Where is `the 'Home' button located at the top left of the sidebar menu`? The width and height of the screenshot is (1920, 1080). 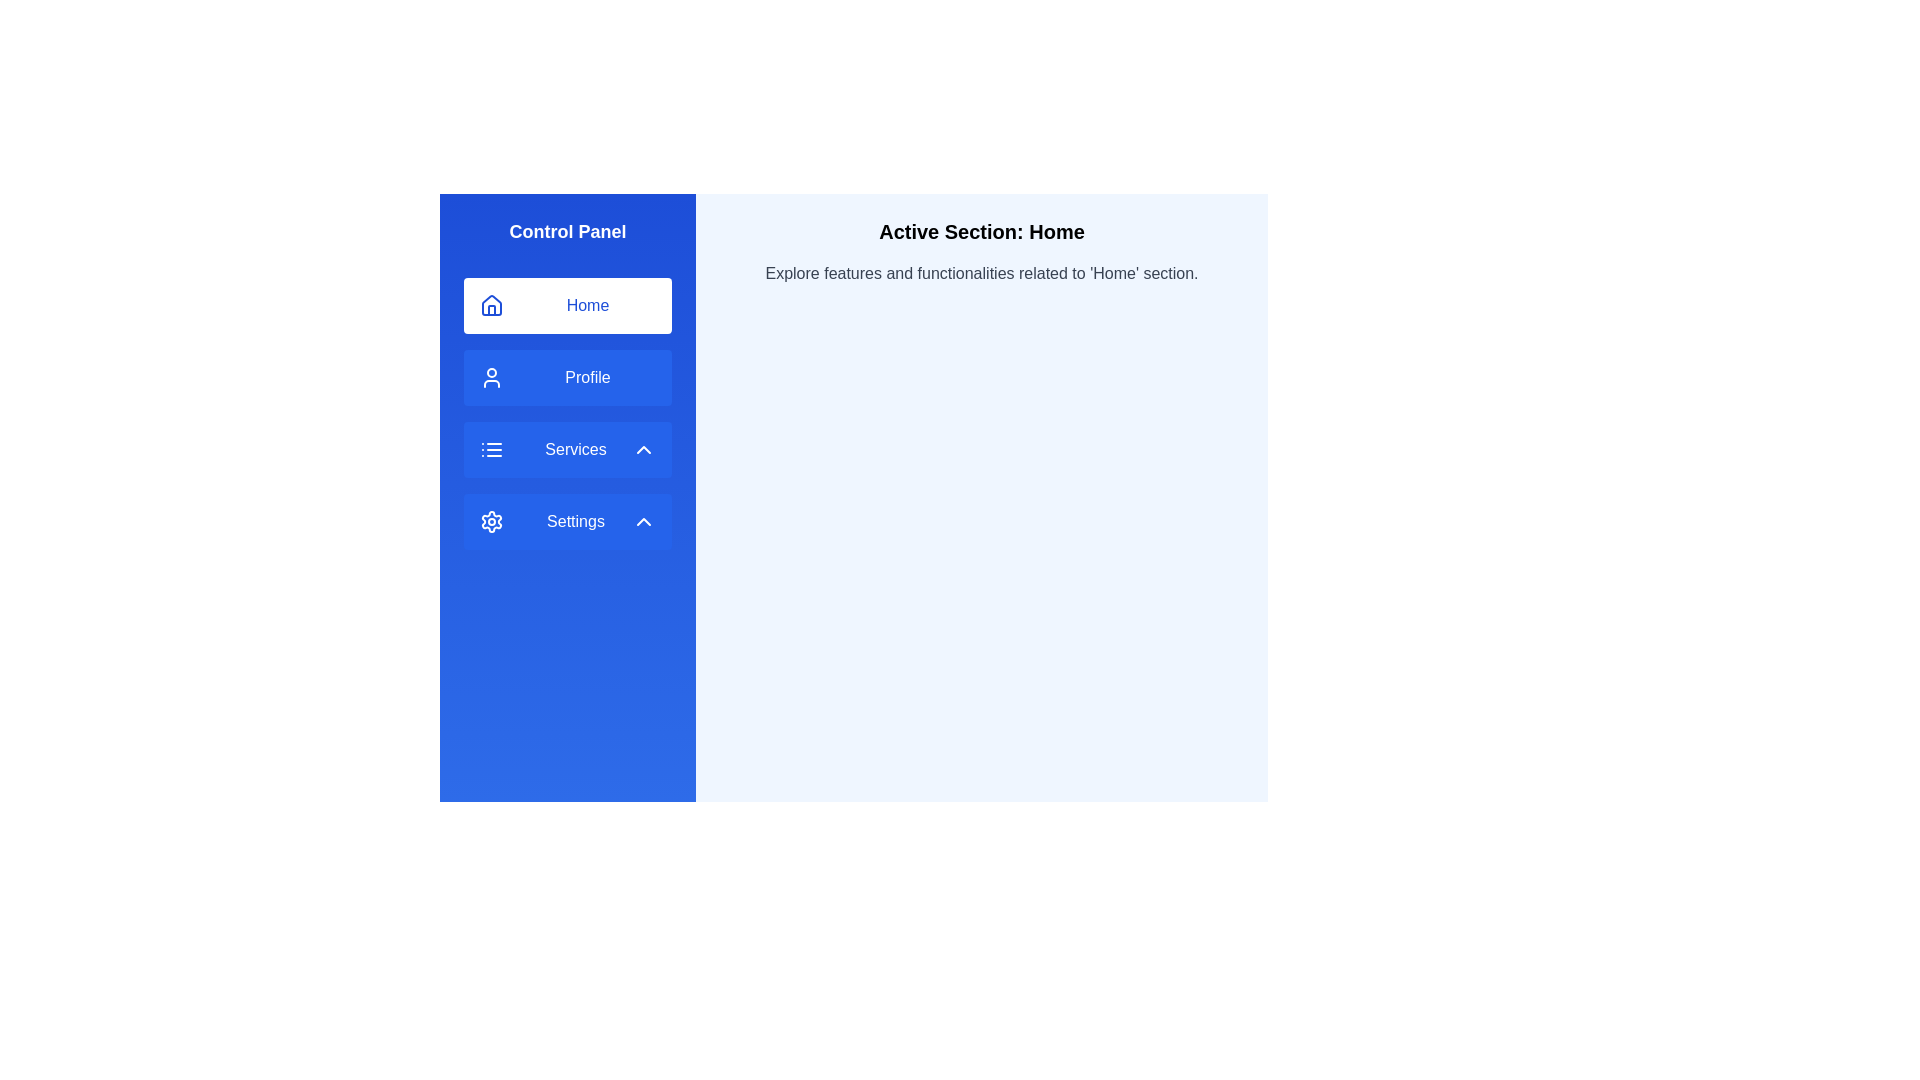 the 'Home' button located at the top left of the sidebar menu is located at coordinates (566, 305).